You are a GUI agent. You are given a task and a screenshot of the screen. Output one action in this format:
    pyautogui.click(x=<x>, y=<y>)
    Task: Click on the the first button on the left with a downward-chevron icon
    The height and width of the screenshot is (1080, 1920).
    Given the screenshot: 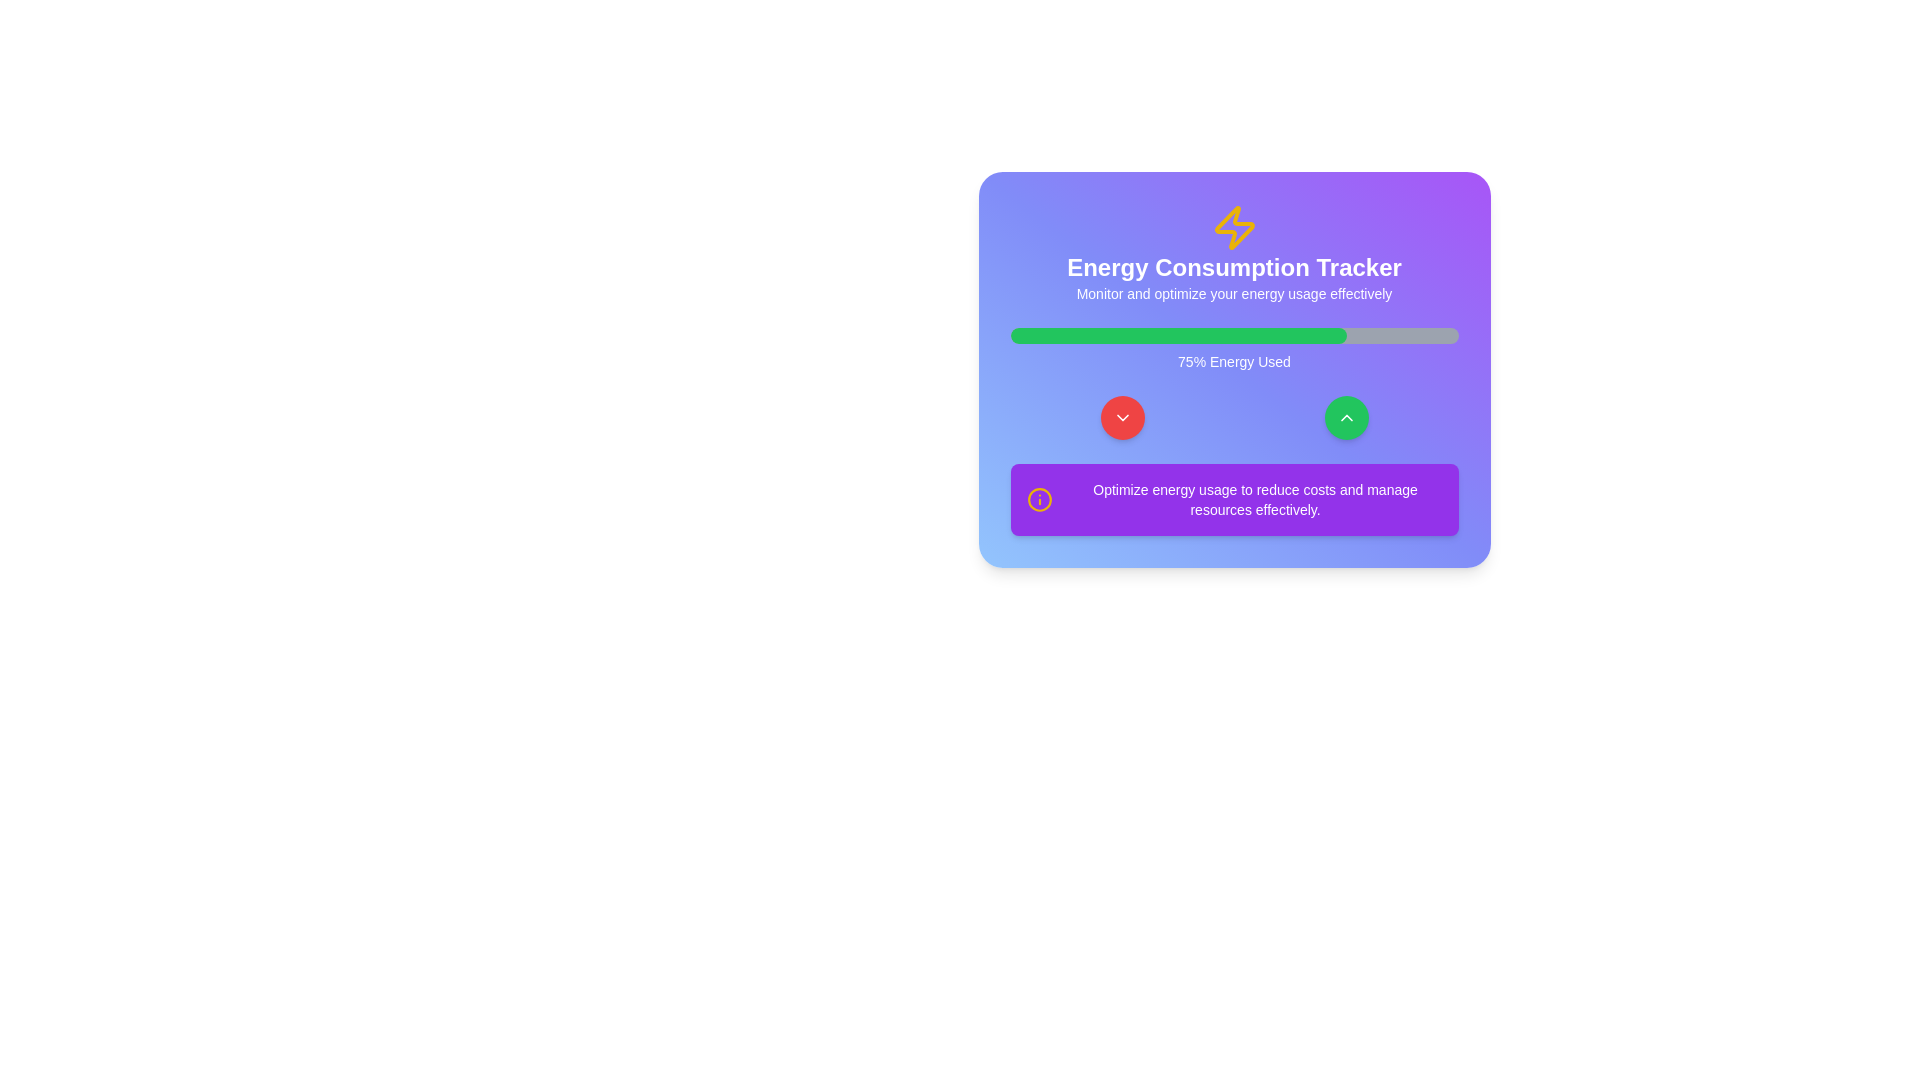 What is the action you would take?
    pyautogui.click(x=1122, y=416)
    